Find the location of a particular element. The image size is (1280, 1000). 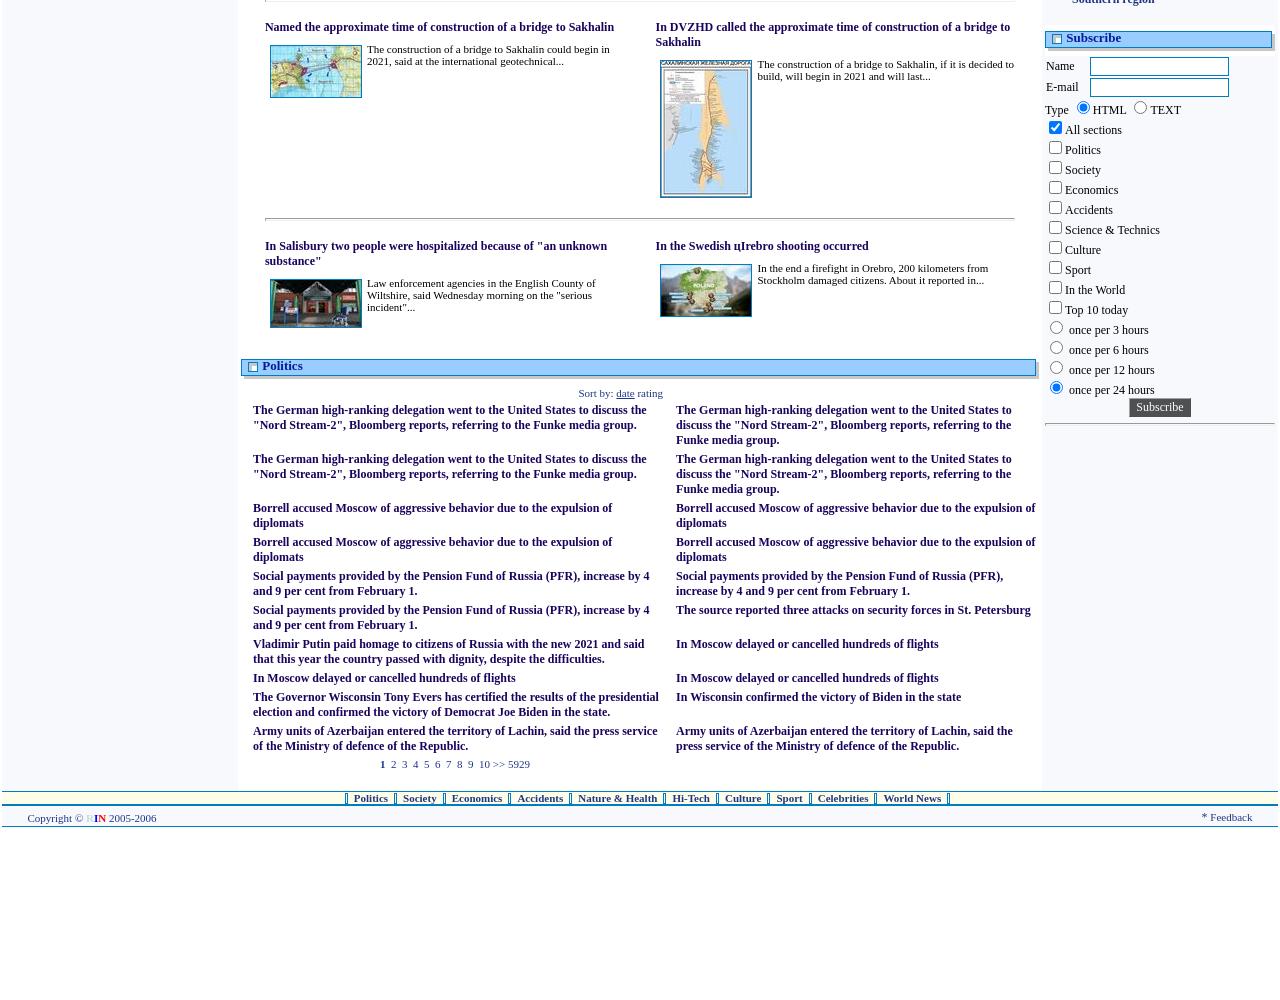

'The construction of a bridge to Sakhalin could begin in 2021, said at the international geotechnical...' is located at coordinates (487, 55).